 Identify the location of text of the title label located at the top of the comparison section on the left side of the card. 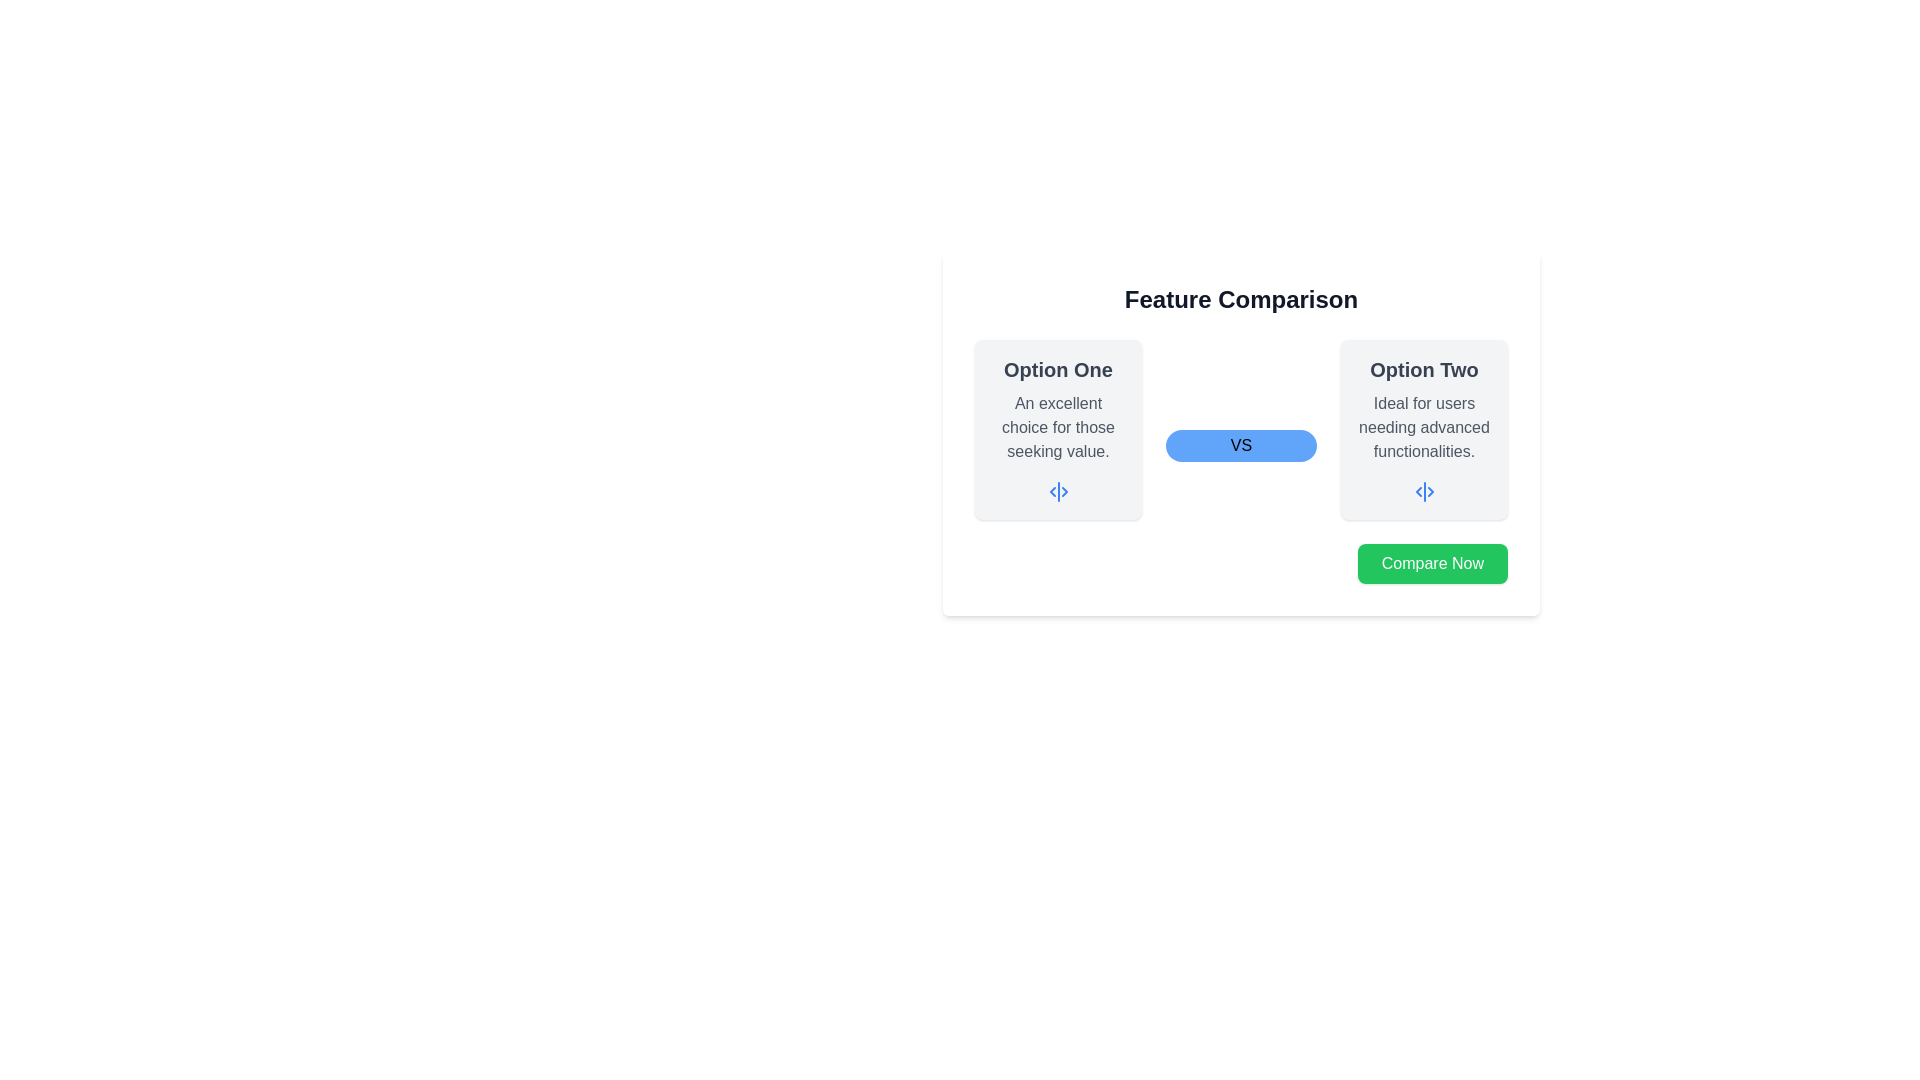
(1057, 370).